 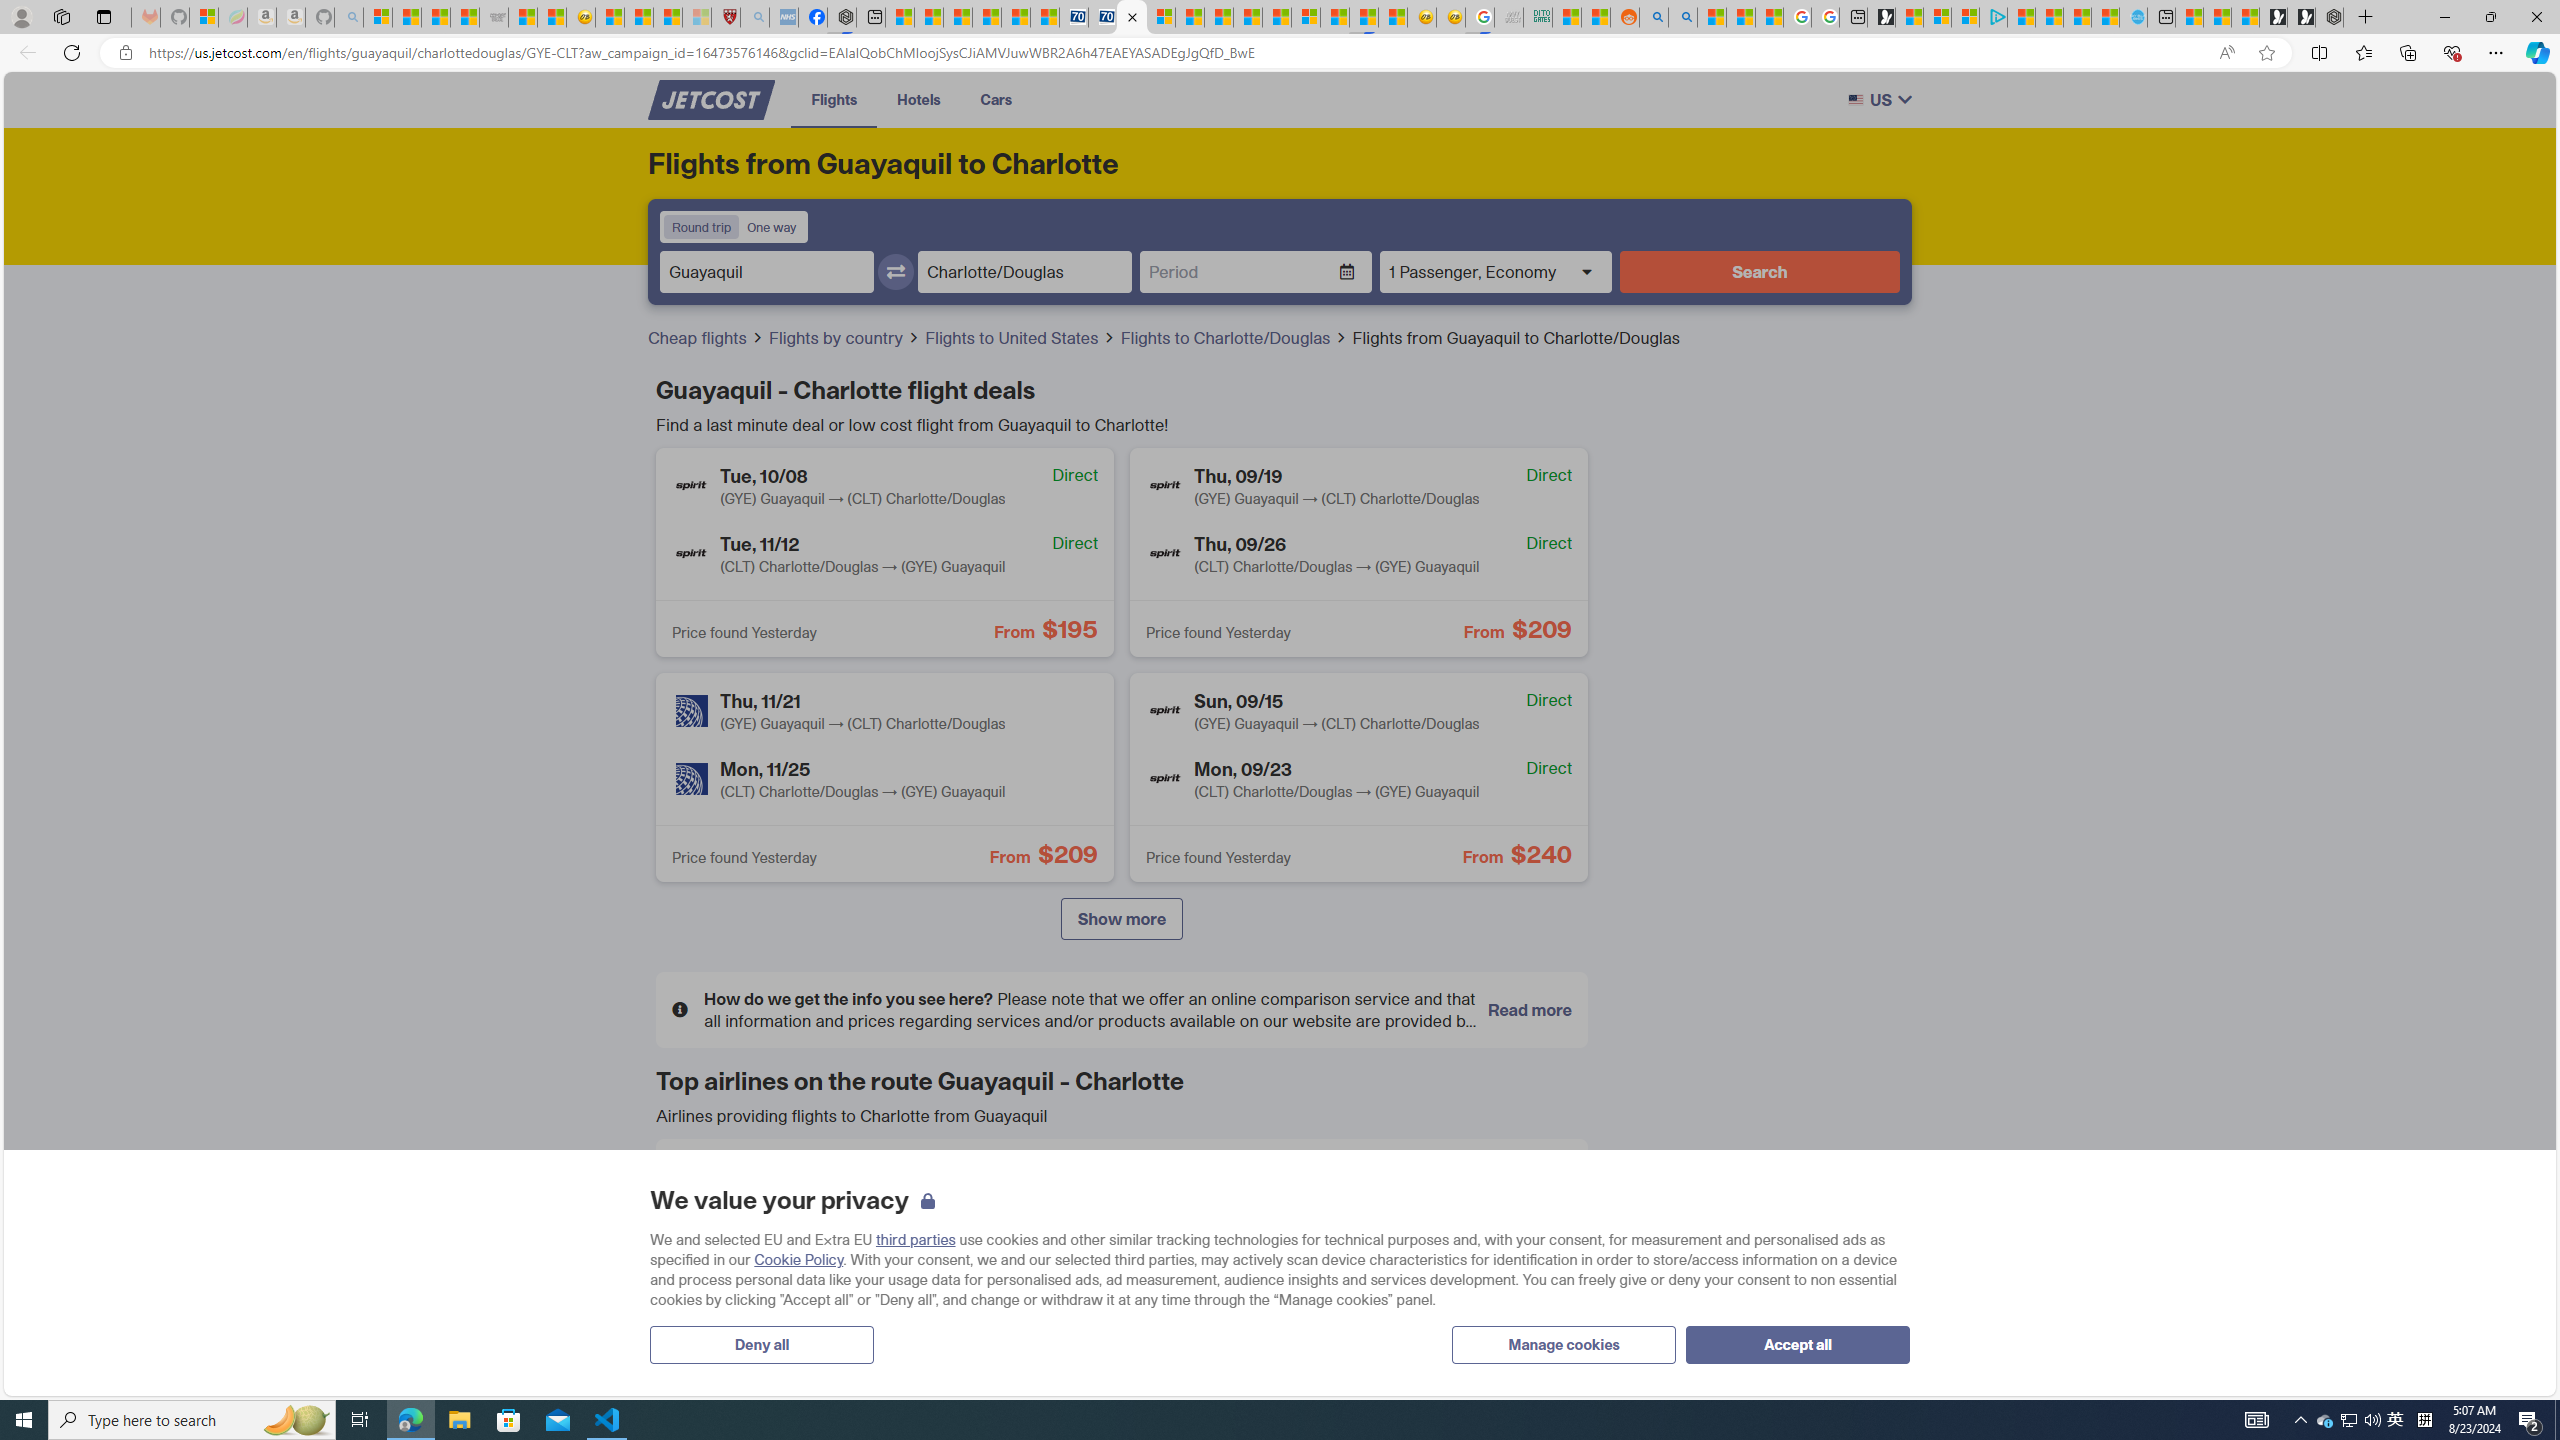 I want to click on 'third parties', so click(x=914, y=1238).